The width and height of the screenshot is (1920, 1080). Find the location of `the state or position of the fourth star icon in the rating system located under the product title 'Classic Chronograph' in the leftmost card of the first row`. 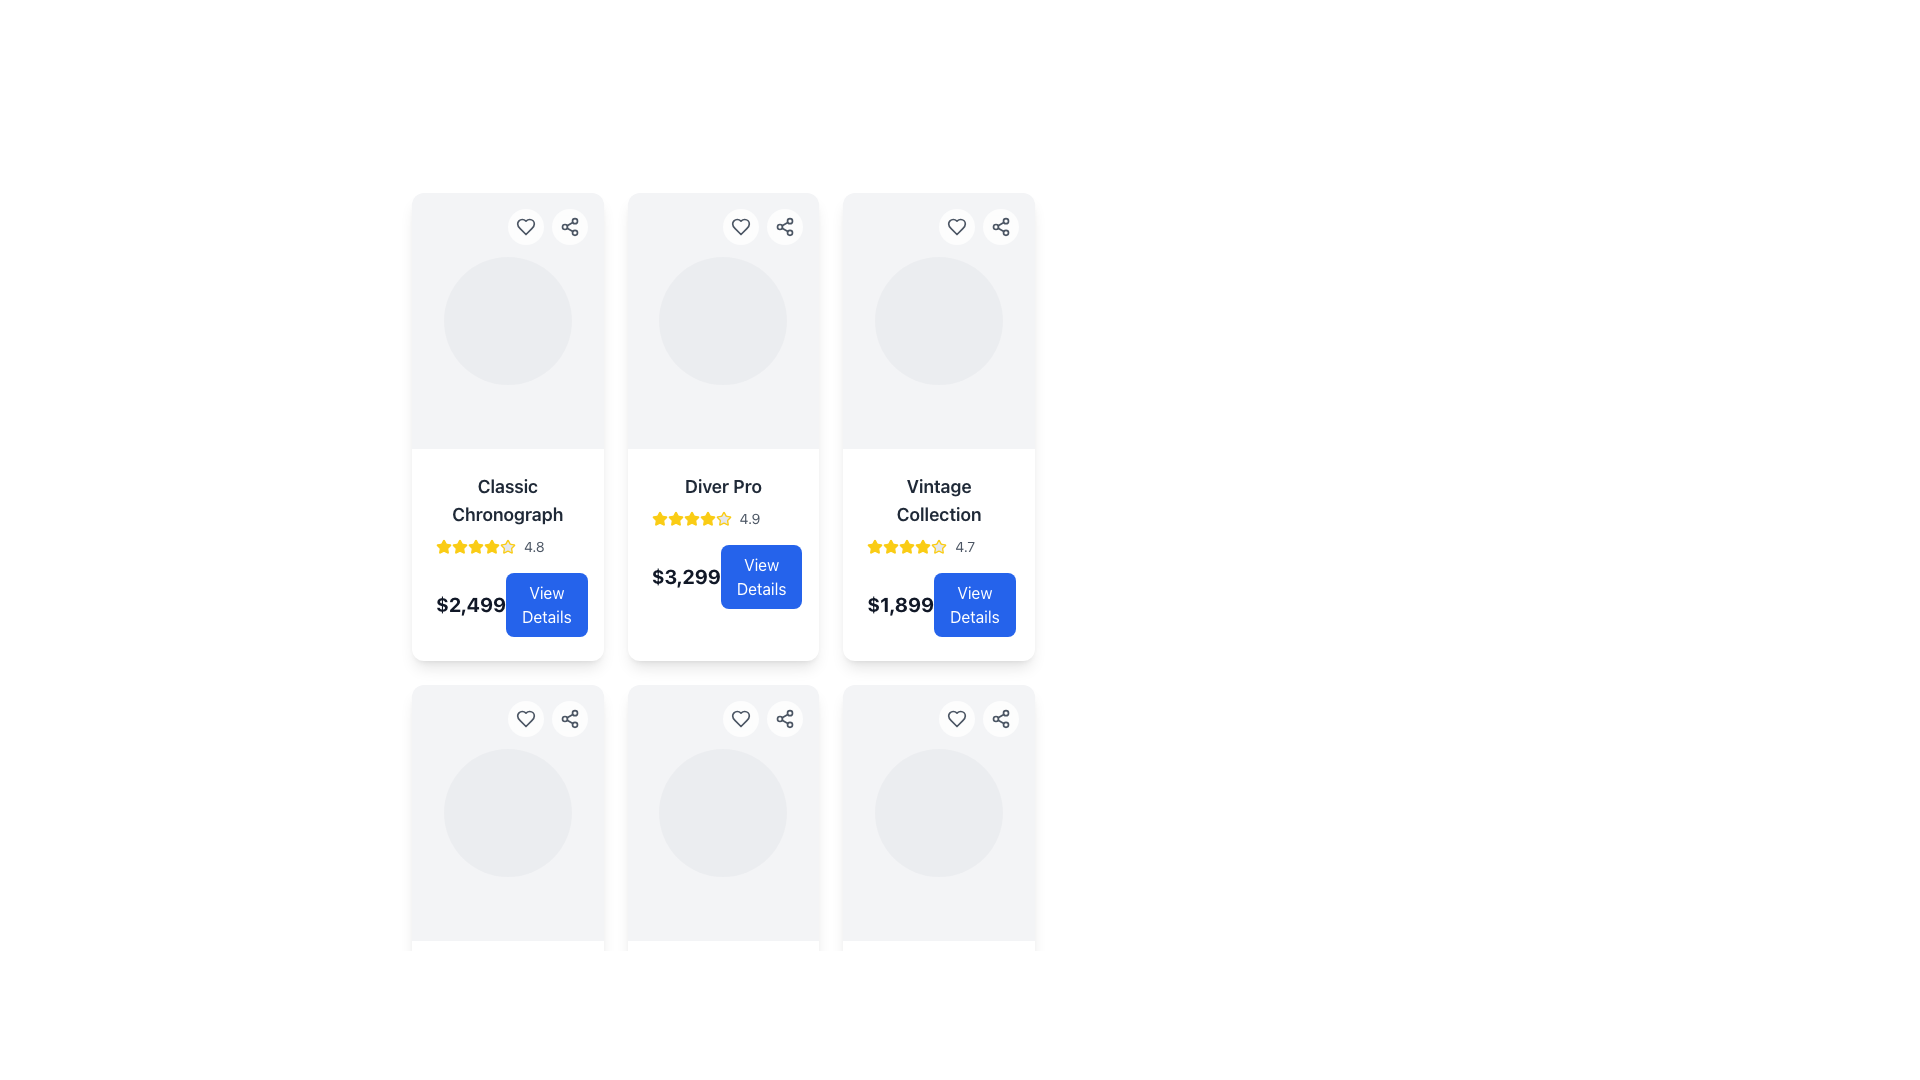

the state or position of the fourth star icon in the rating system located under the product title 'Classic Chronograph' in the leftmost card of the first row is located at coordinates (474, 546).